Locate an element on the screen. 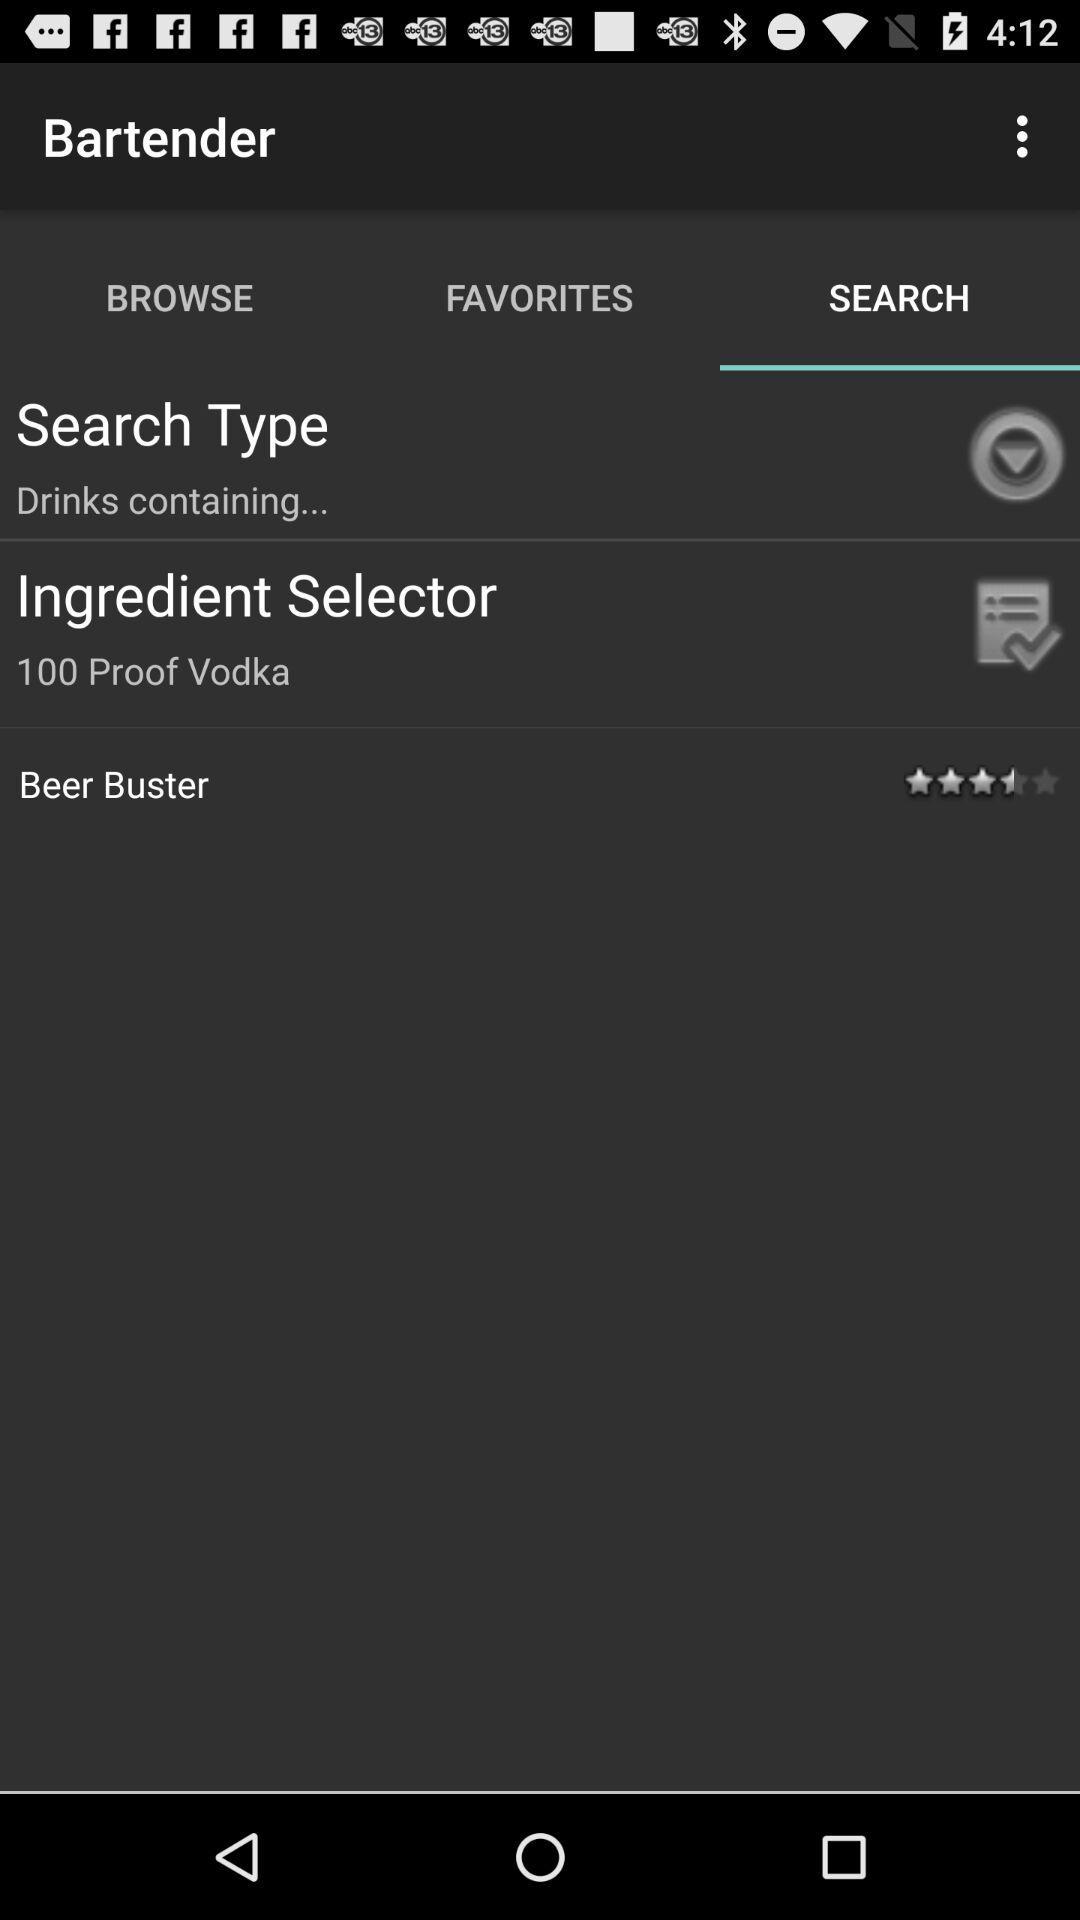 The width and height of the screenshot is (1080, 1920). the icon beside the ingredient selector is located at coordinates (1017, 624).